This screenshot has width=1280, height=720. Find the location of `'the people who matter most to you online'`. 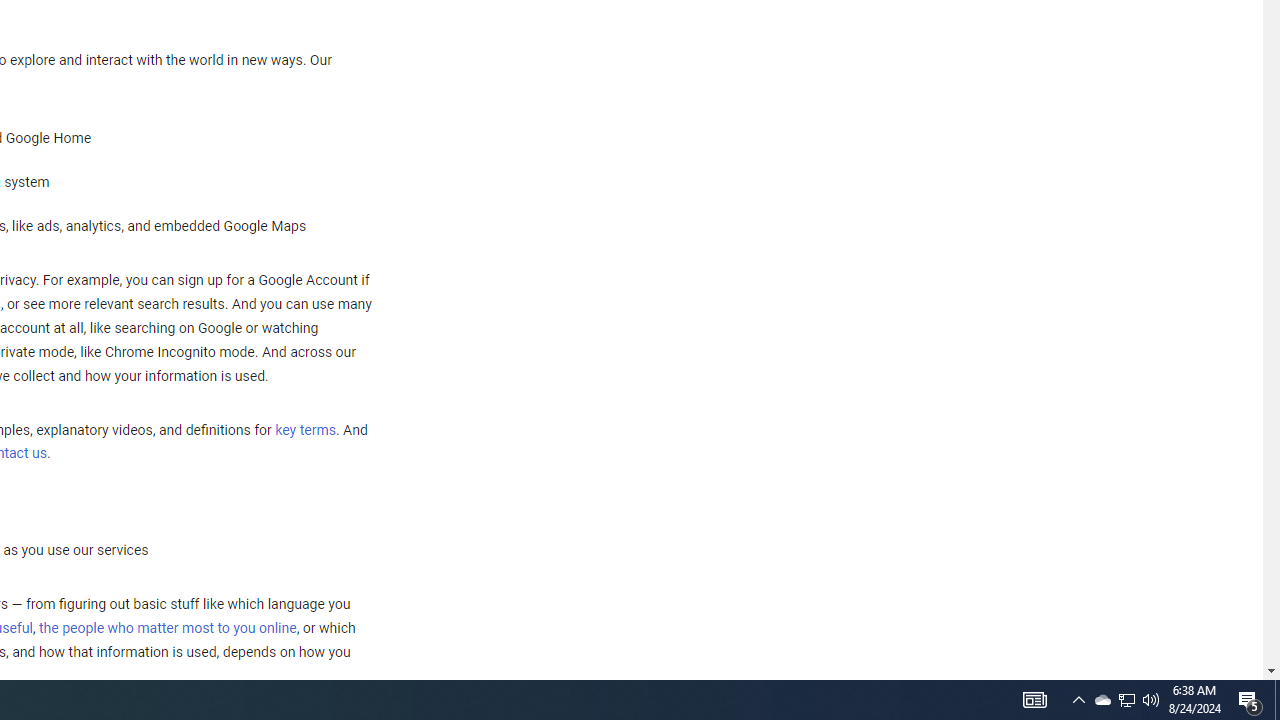

'the people who matter most to you online' is located at coordinates (167, 627).